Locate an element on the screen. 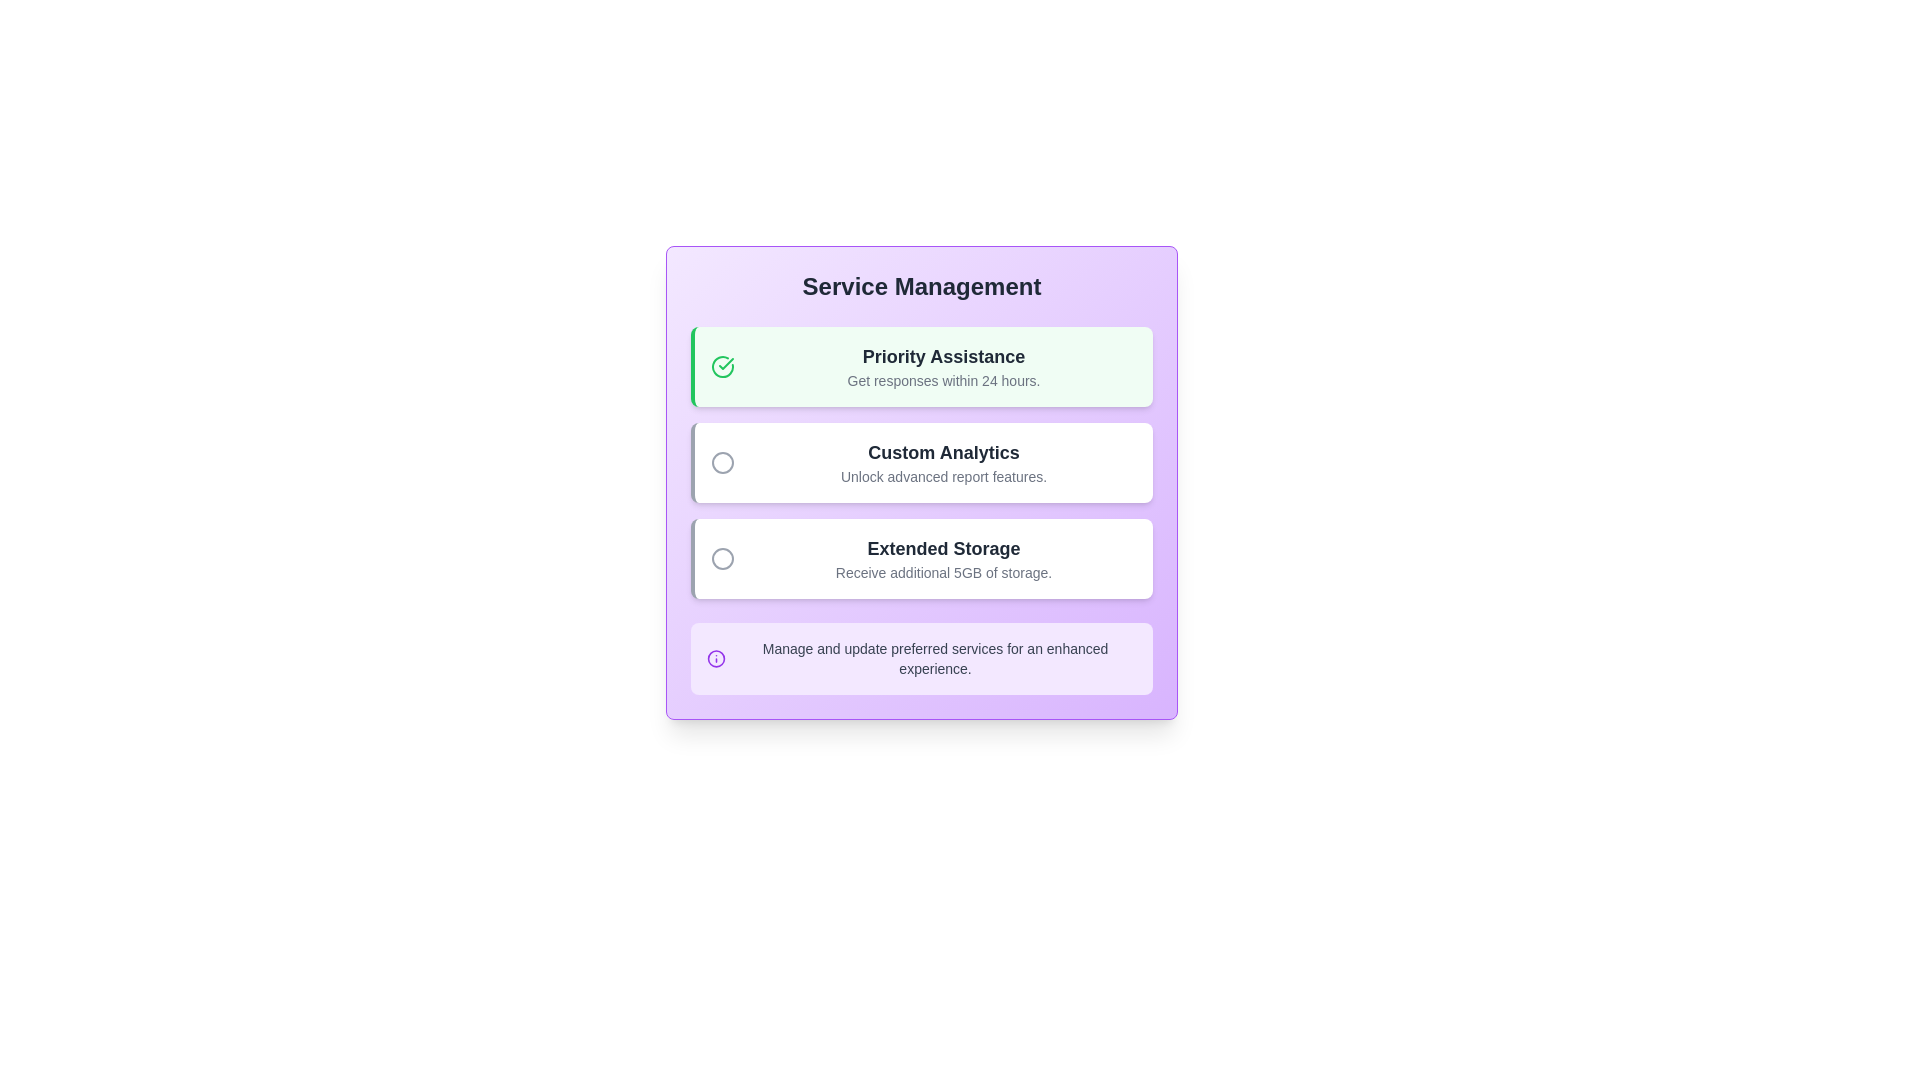 This screenshot has height=1080, width=1920. the SVG graphical element with a circular shape located at the center of the 'Custom Analytics' option in the 'Service Management' panel is located at coordinates (722, 462).